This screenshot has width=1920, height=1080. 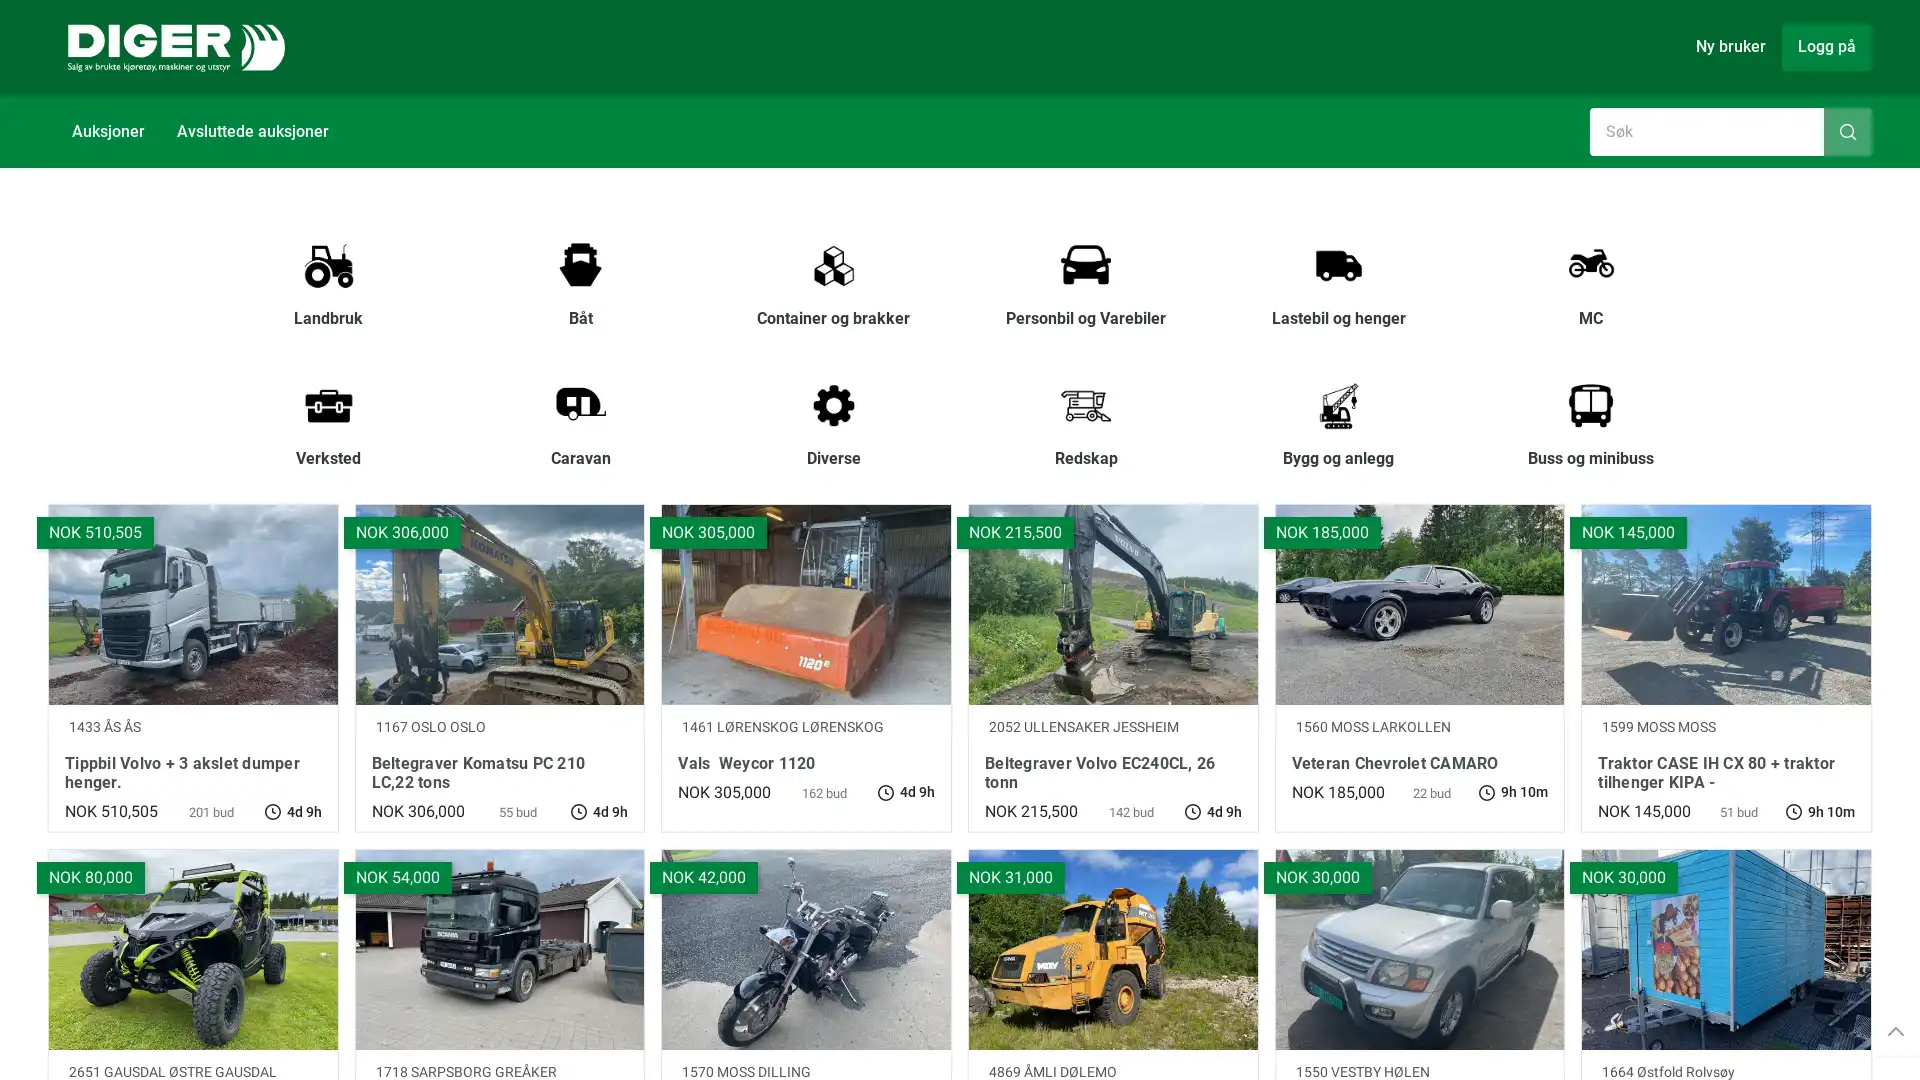 I want to click on Ny bruker, so click(x=1730, y=45).